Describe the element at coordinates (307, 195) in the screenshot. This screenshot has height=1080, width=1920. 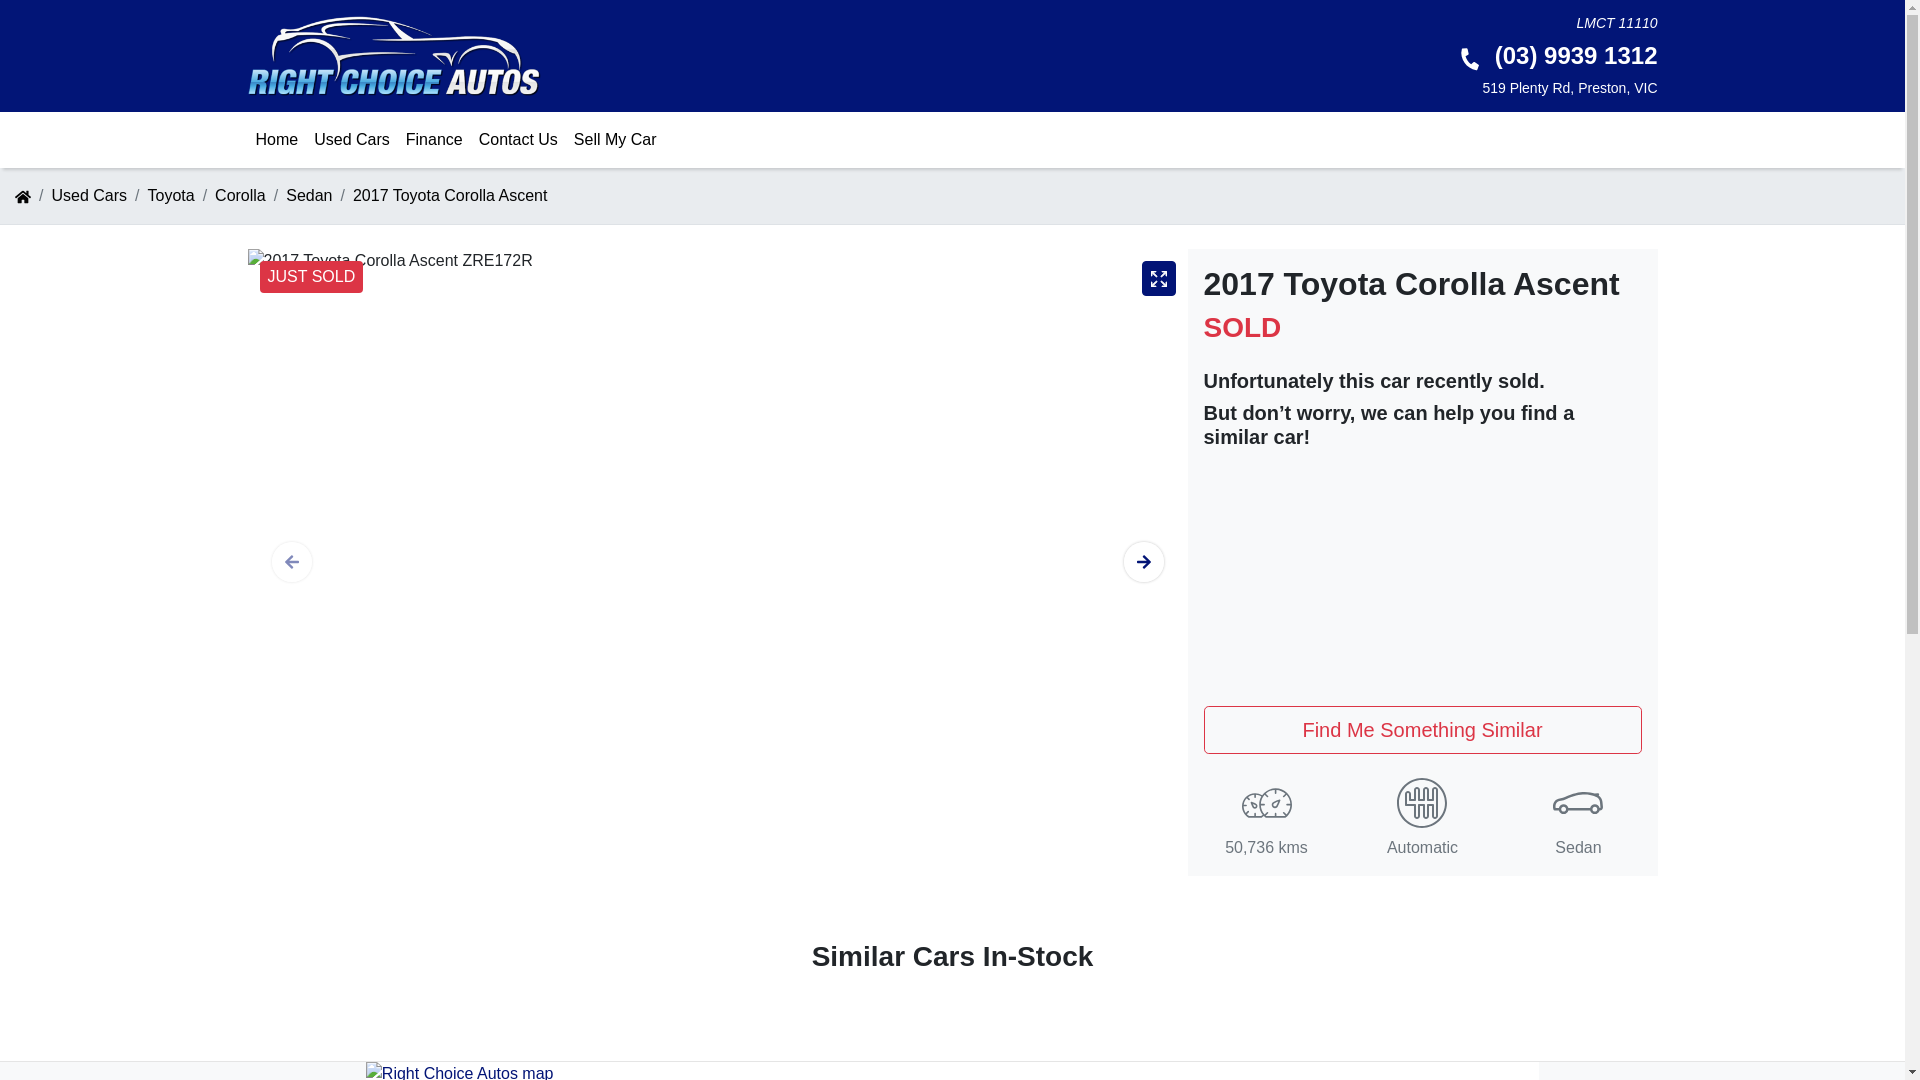
I see `'Sedan'` at that location.